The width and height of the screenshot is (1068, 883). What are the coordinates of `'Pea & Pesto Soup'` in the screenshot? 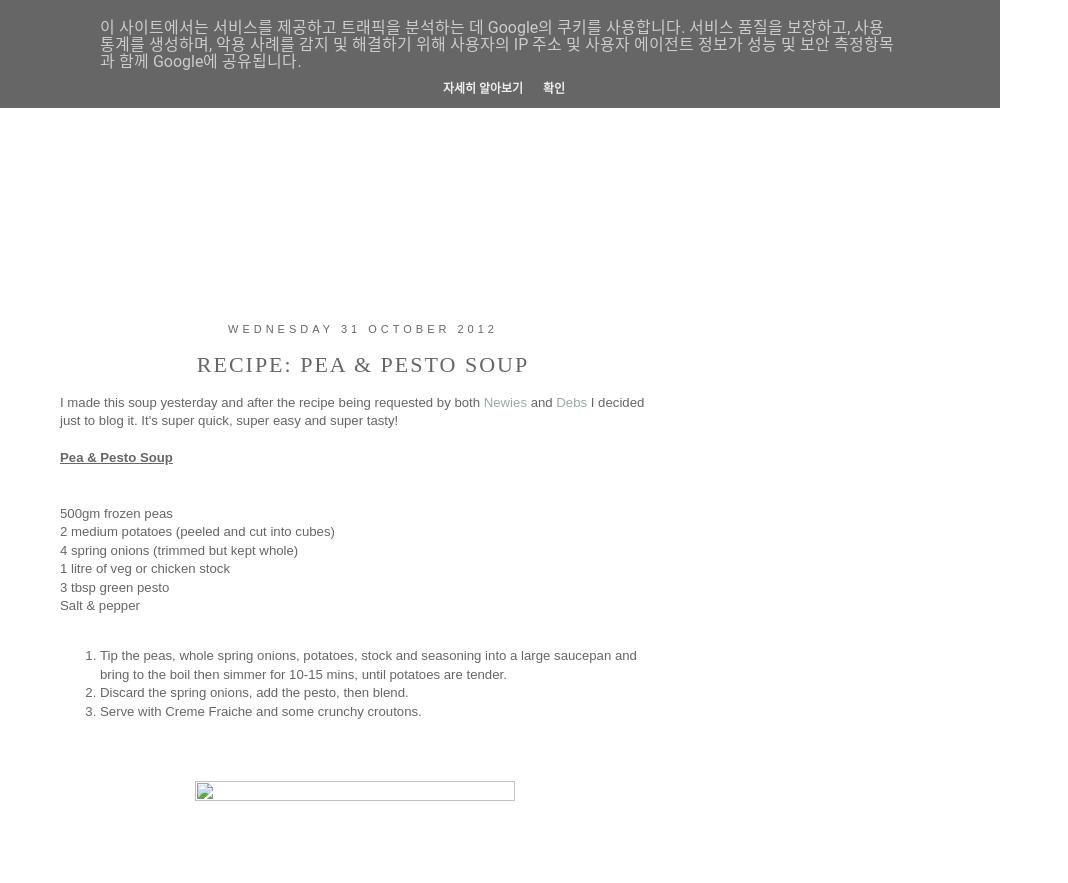 It's located at (114, 456).